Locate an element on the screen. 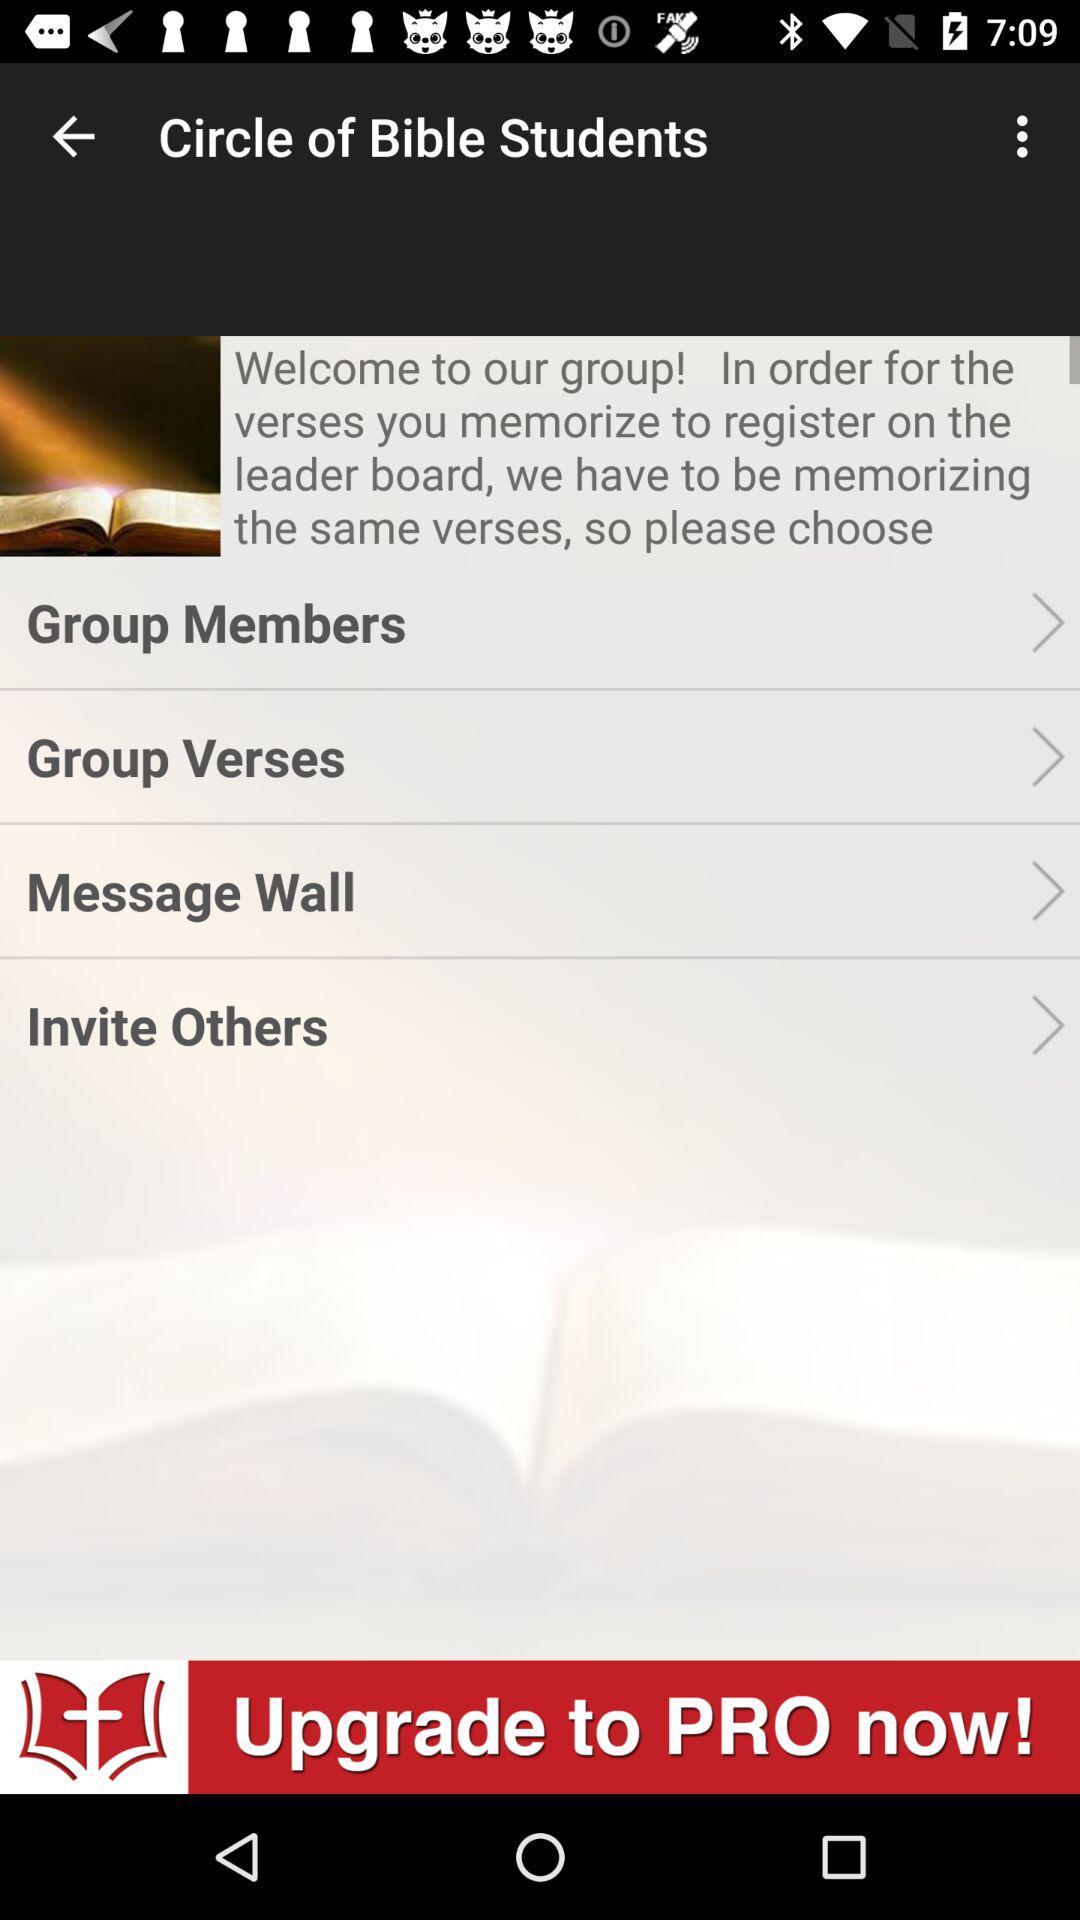  group members item is located at coordinates (527, 621).